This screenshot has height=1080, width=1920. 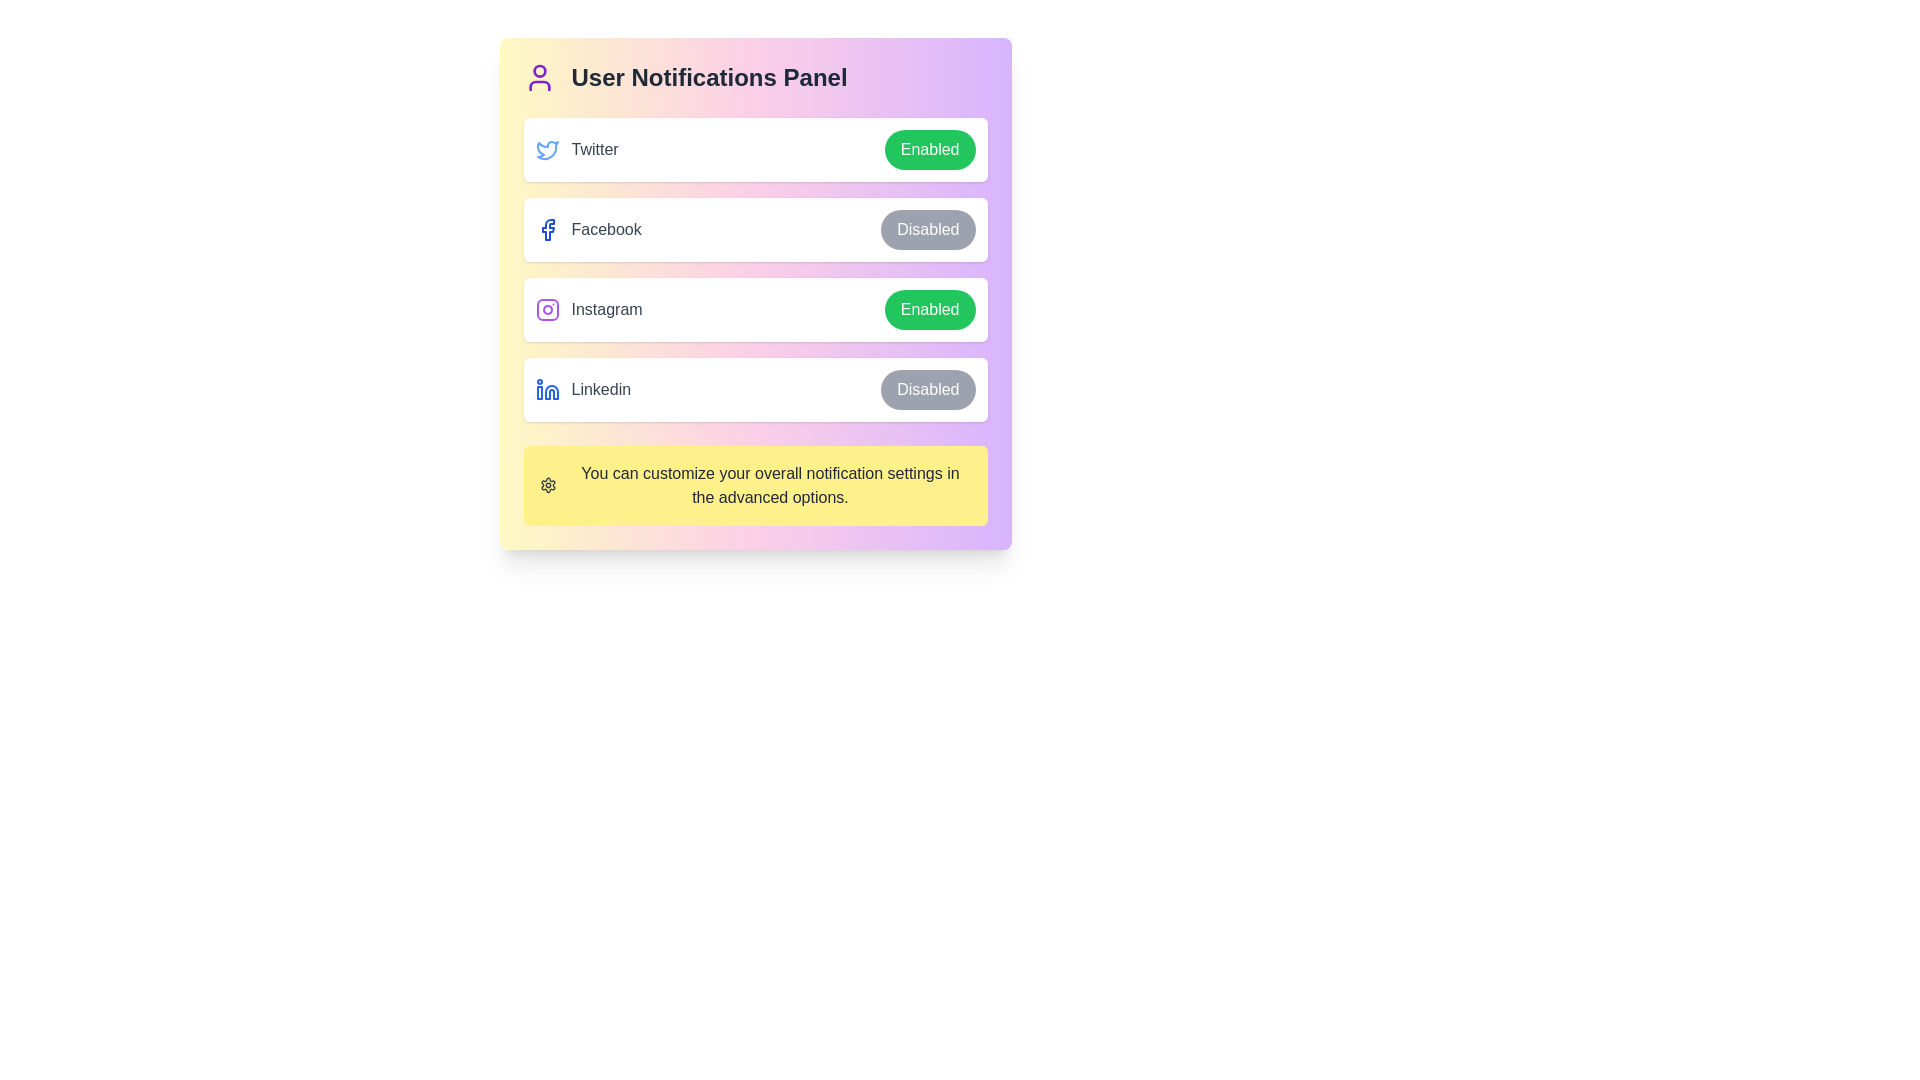 What do you see at coordinates (547, 149) in the screenshot?
I see `the Twitter icon in the notification settings panel, which is located at the top-left corner of the first entry next to the text 'Twitter'` at bounding box center [547, 149].